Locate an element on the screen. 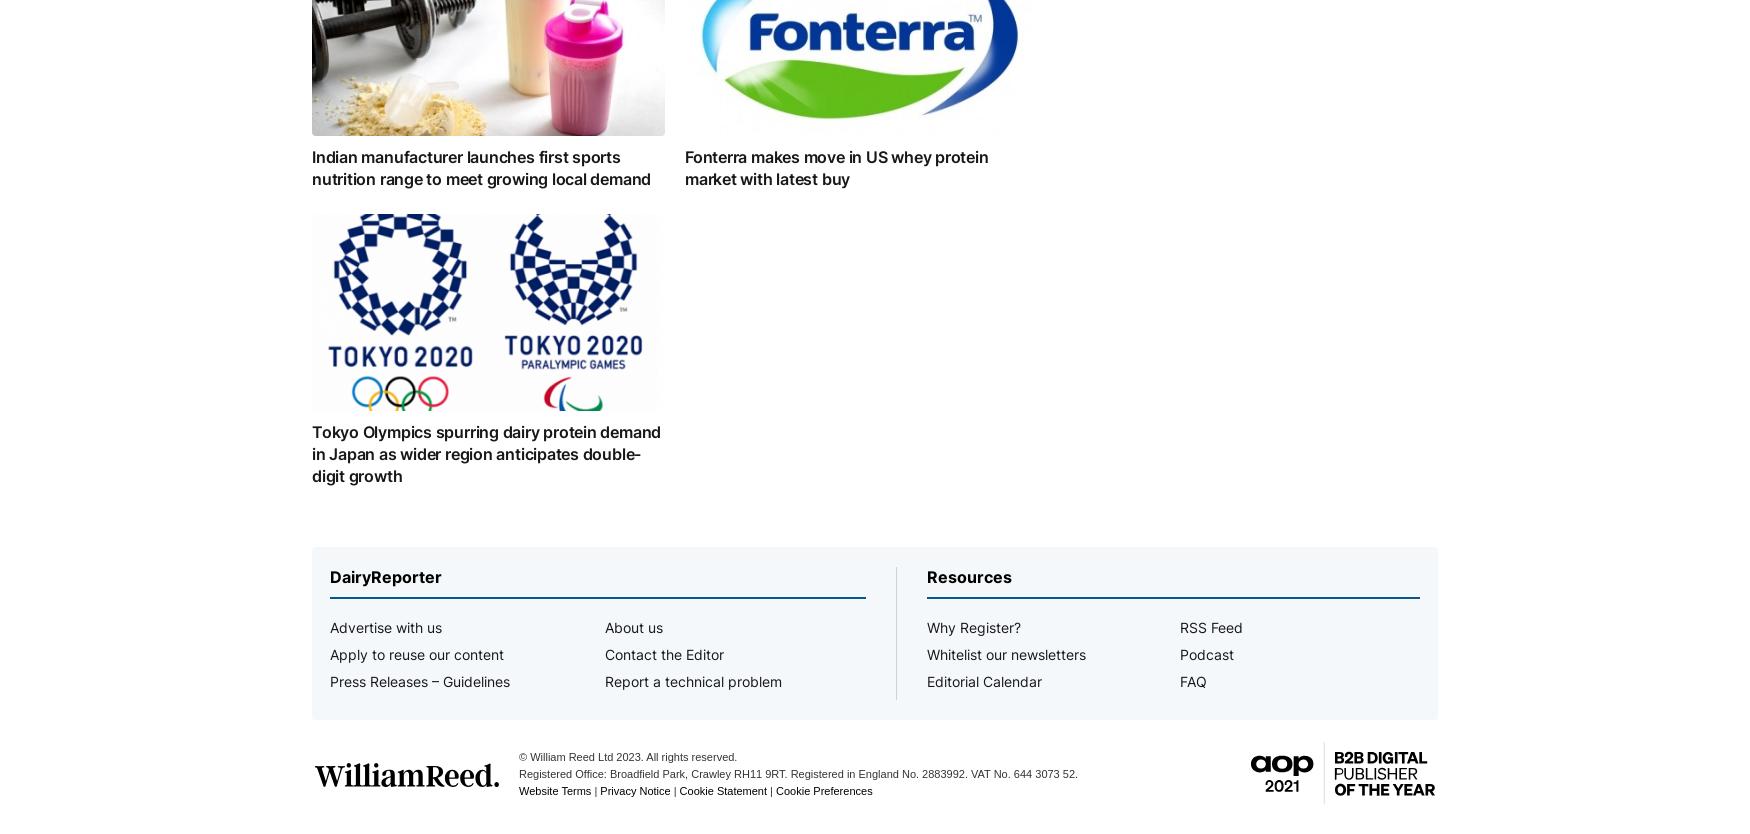 The width and height of the screenshot is (1750, 834). 'Contact the Editor' is located at coordinates (662, 653).